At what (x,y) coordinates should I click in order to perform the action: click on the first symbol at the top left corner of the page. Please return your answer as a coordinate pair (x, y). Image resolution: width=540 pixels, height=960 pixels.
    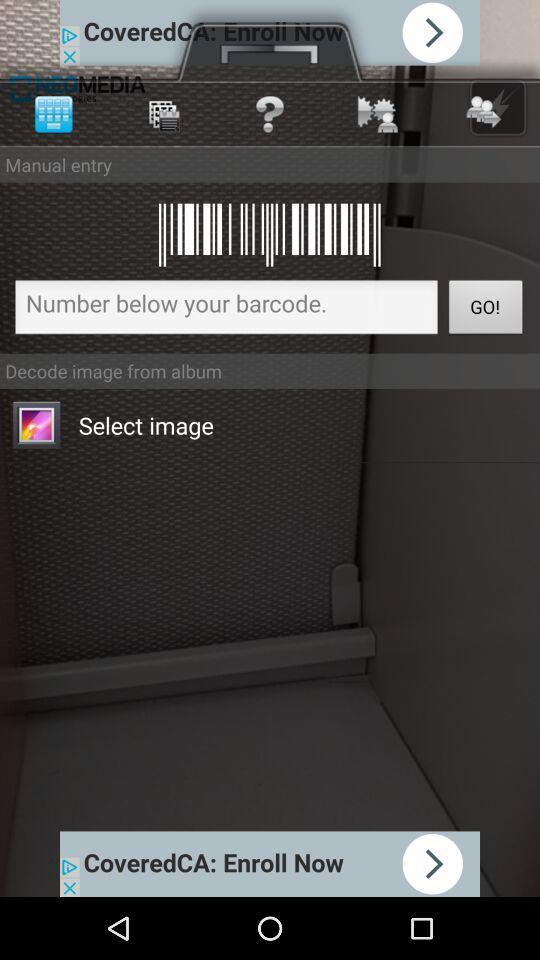
    Looking at the image, I should click on (53, 114).